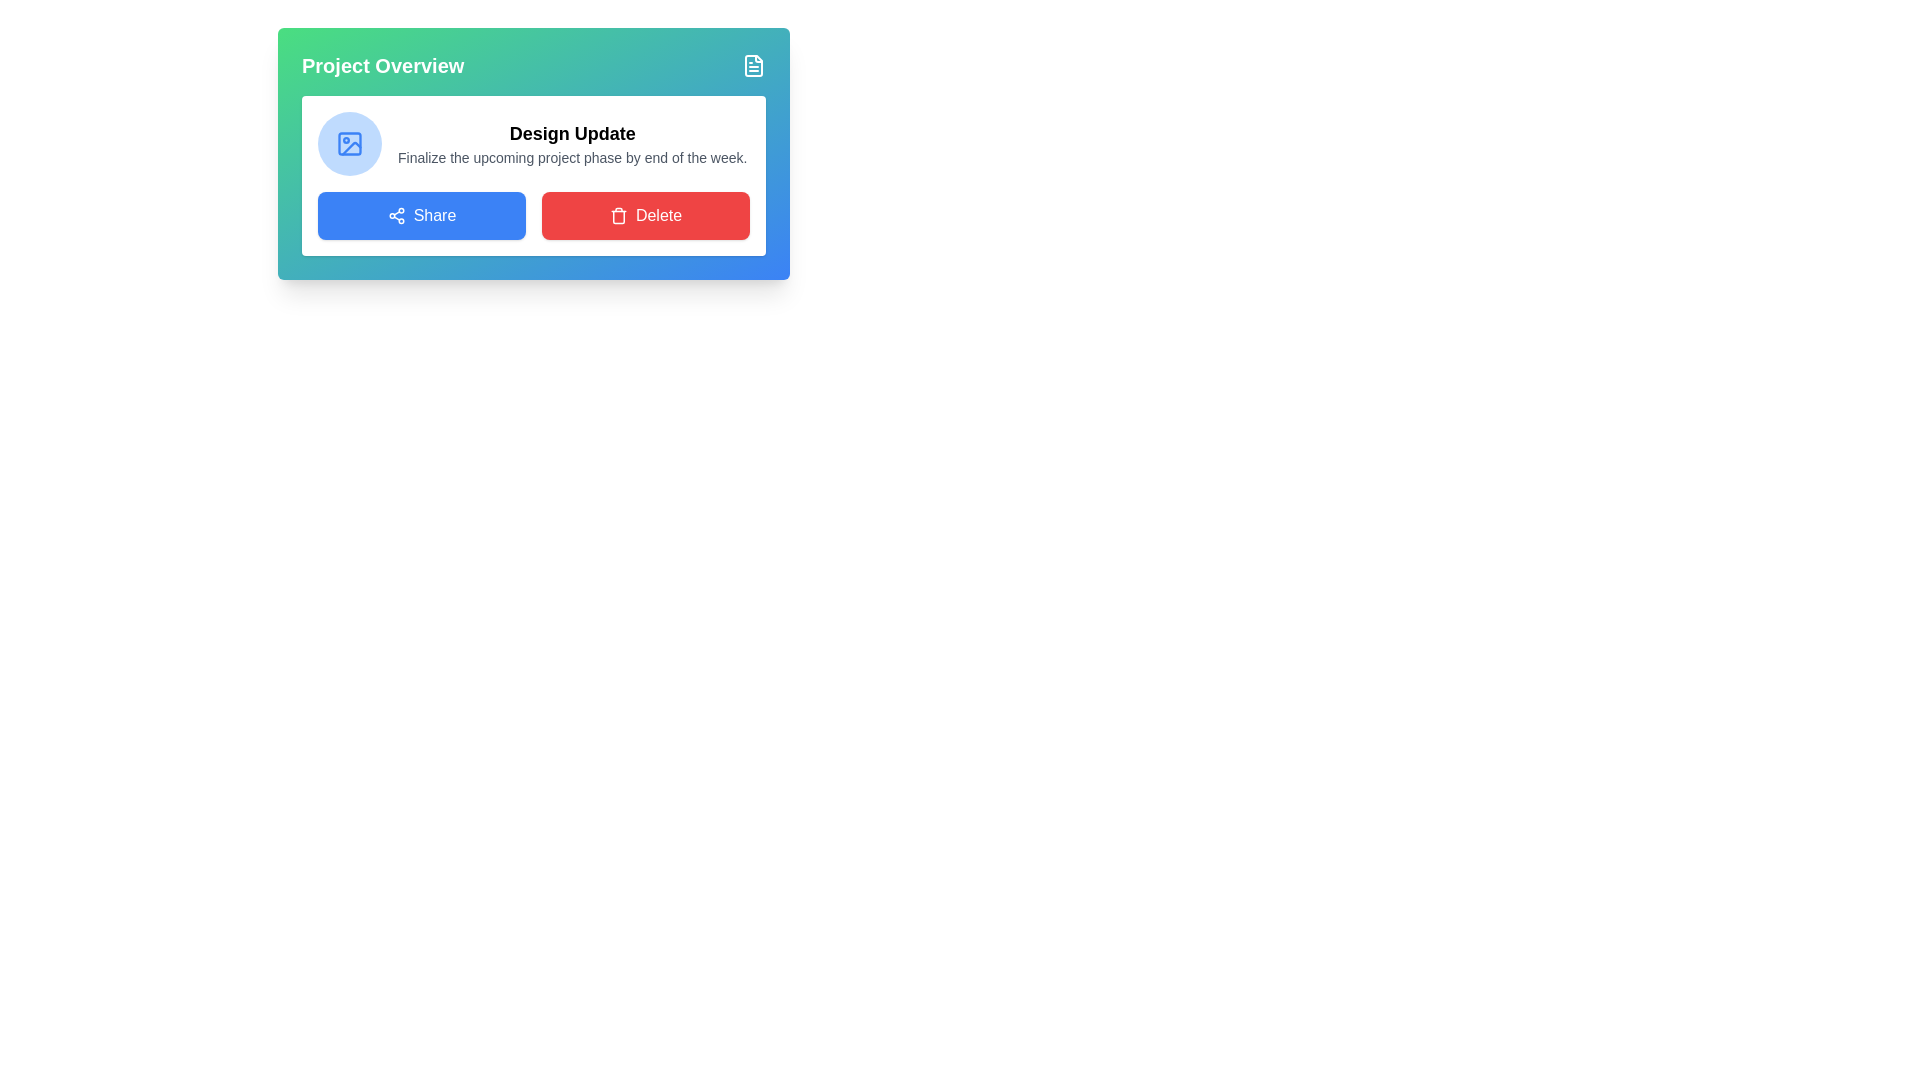 Image resolution: width=1920 pixels, height=1080 pixels. I want to click on the Content Display Section located at the top of the card-like structure, which is centrally positioned above the 'Share' and 'Delete' buttons and below the 'Project Overview' text, so click(533, 142).